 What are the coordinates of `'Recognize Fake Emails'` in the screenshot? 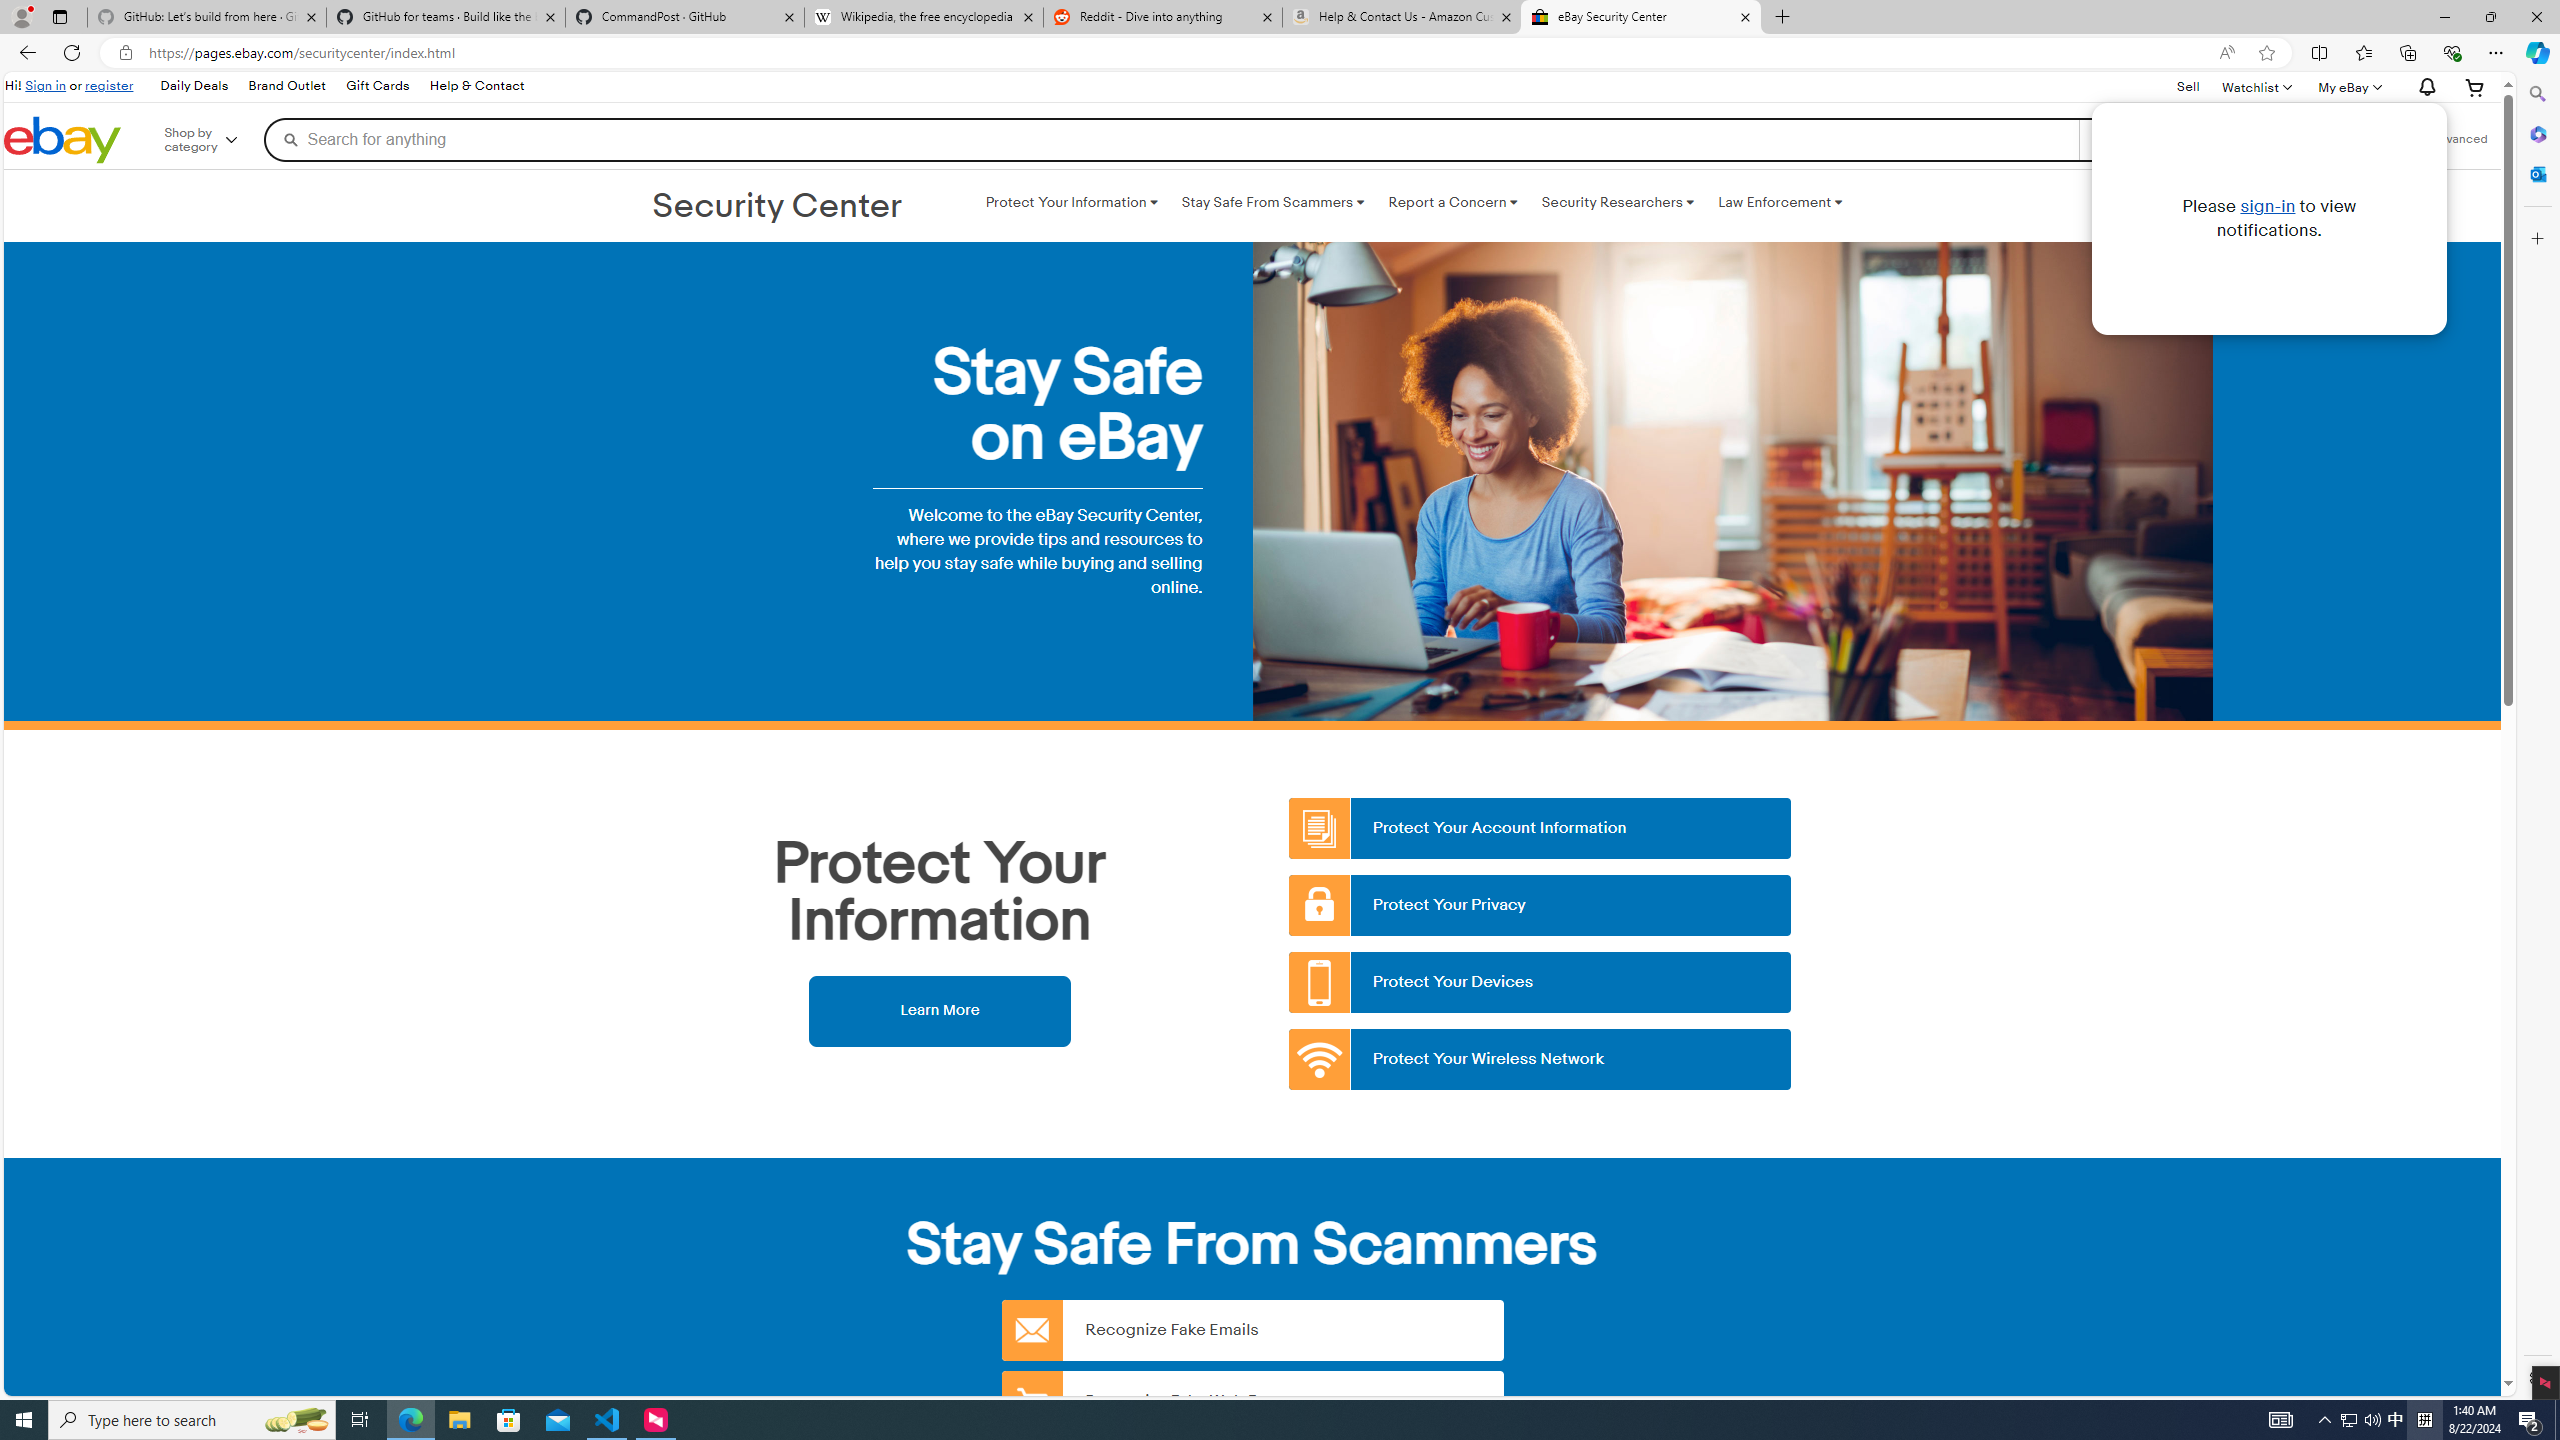 It's located at (1252, 1329).